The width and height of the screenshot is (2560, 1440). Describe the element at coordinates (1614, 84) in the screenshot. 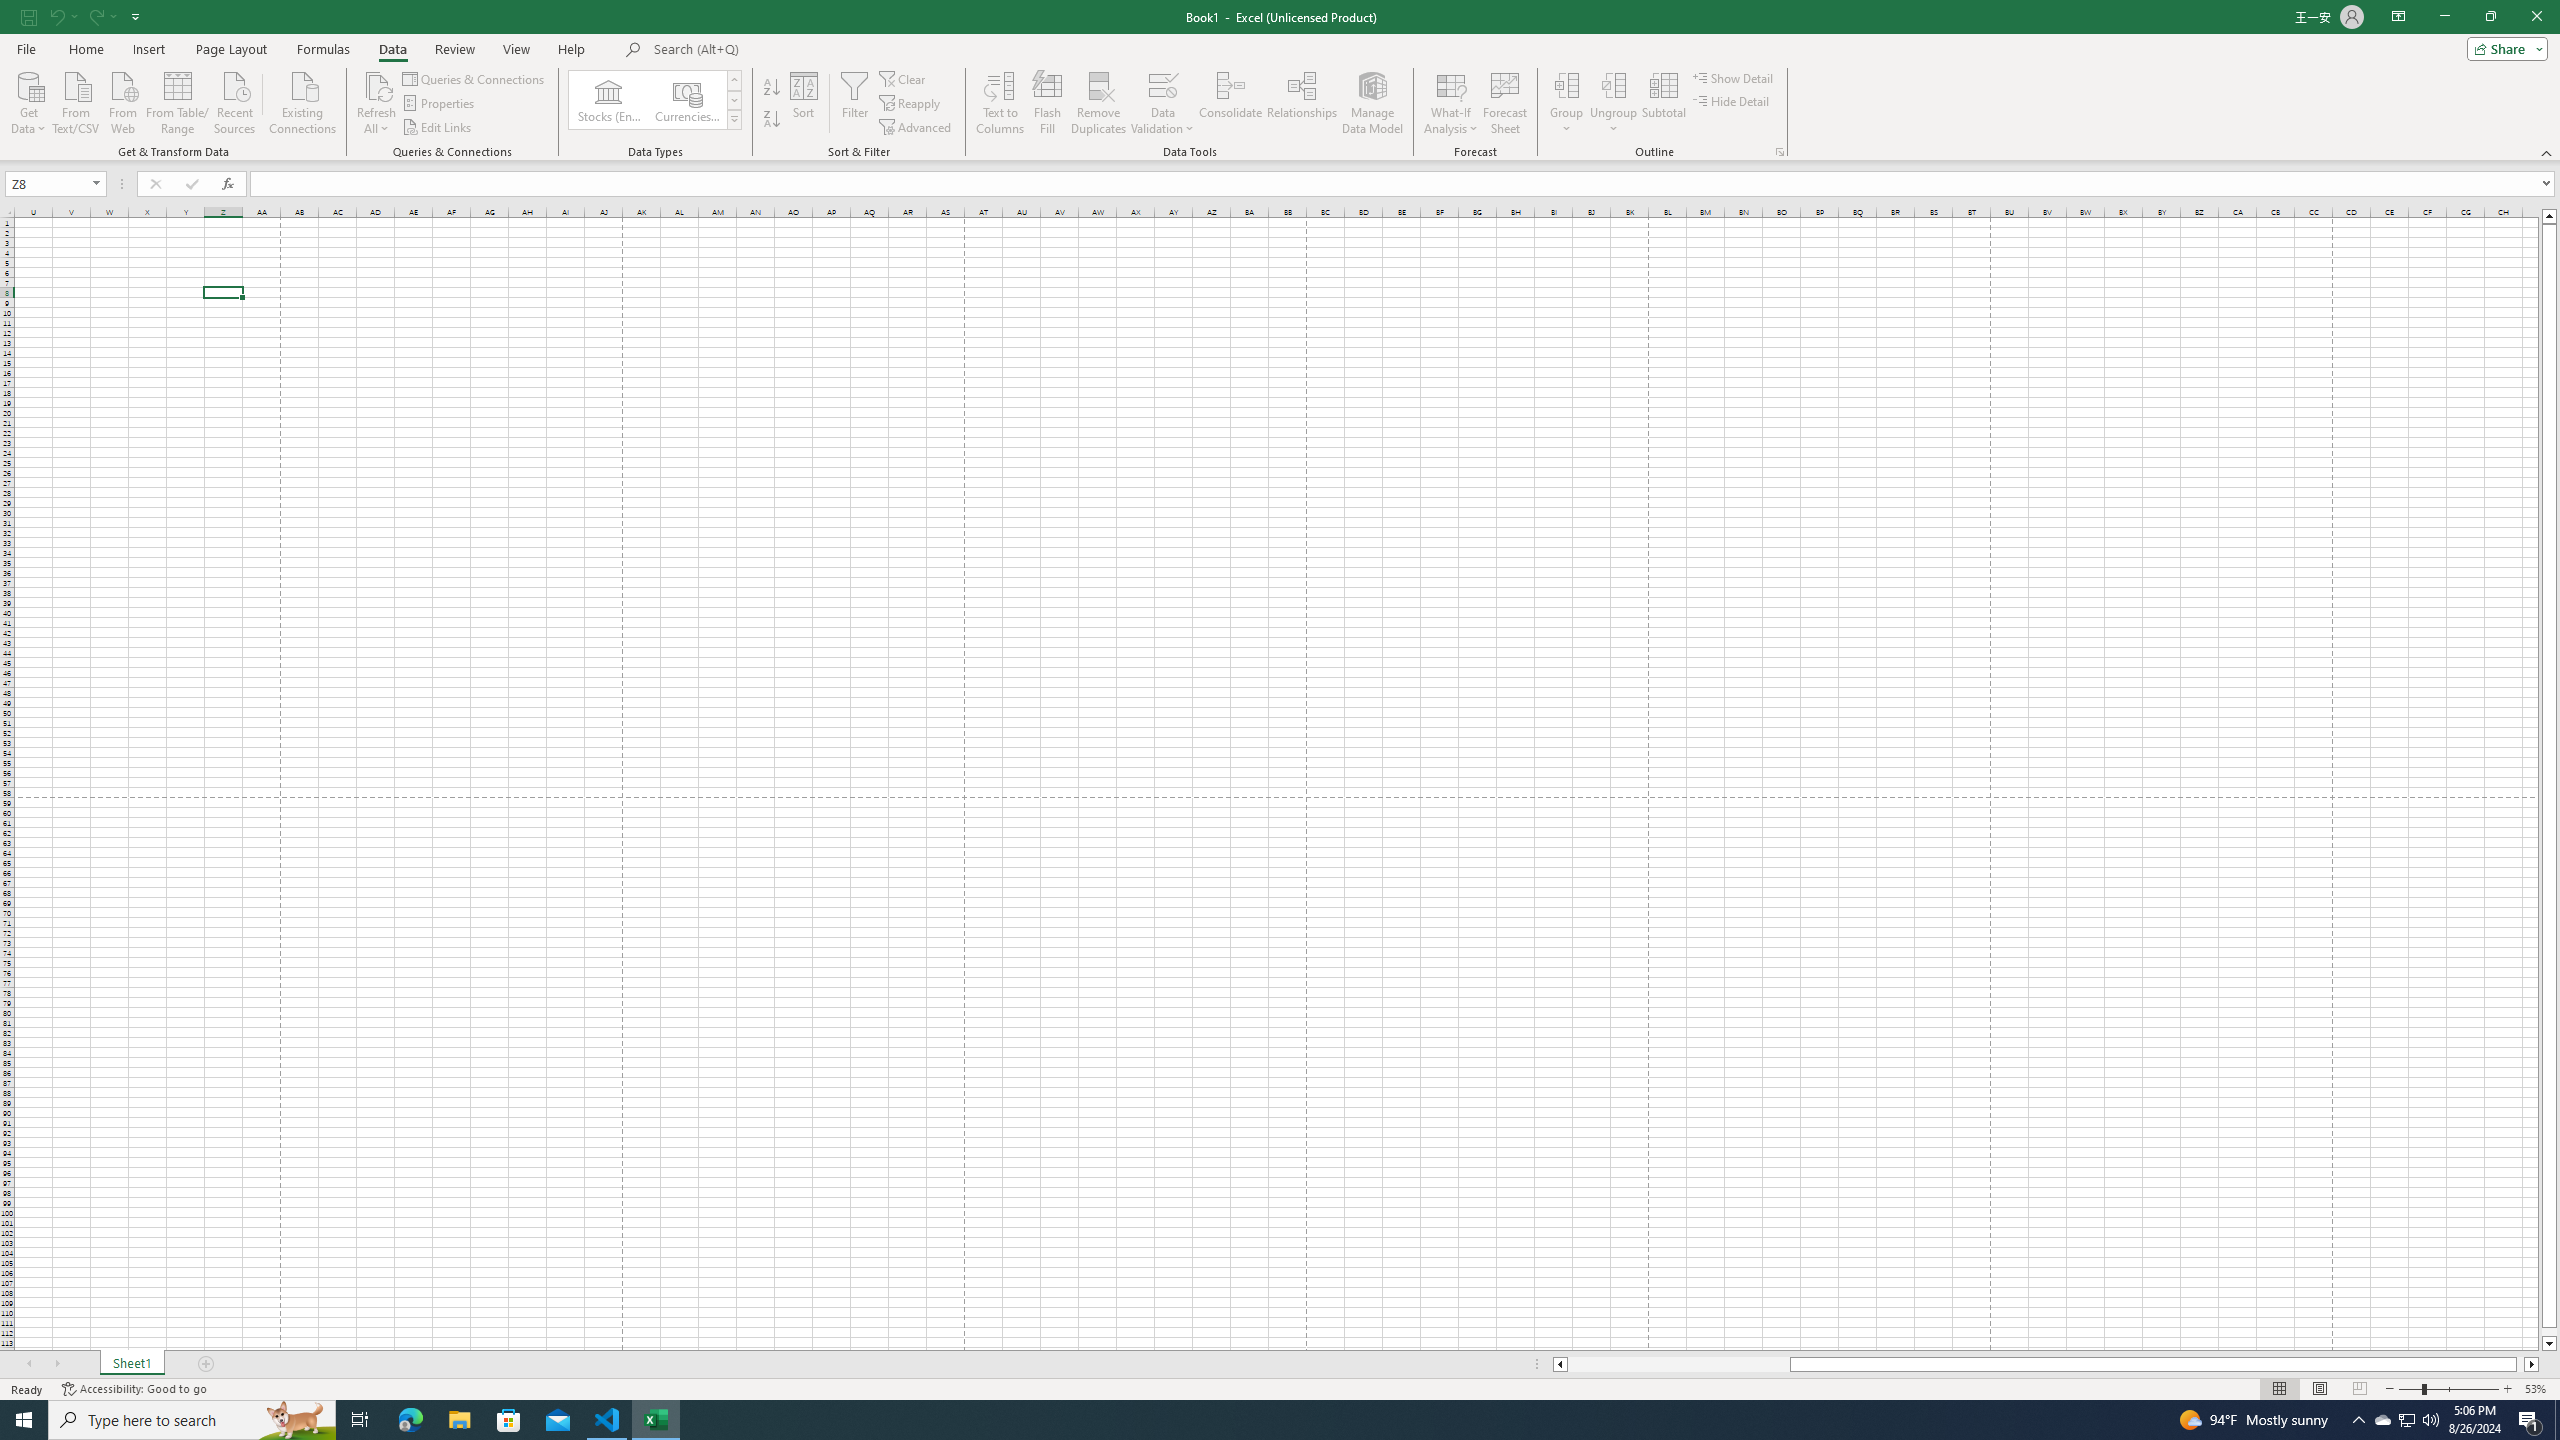

I see `'Ungroup...'` at that location.